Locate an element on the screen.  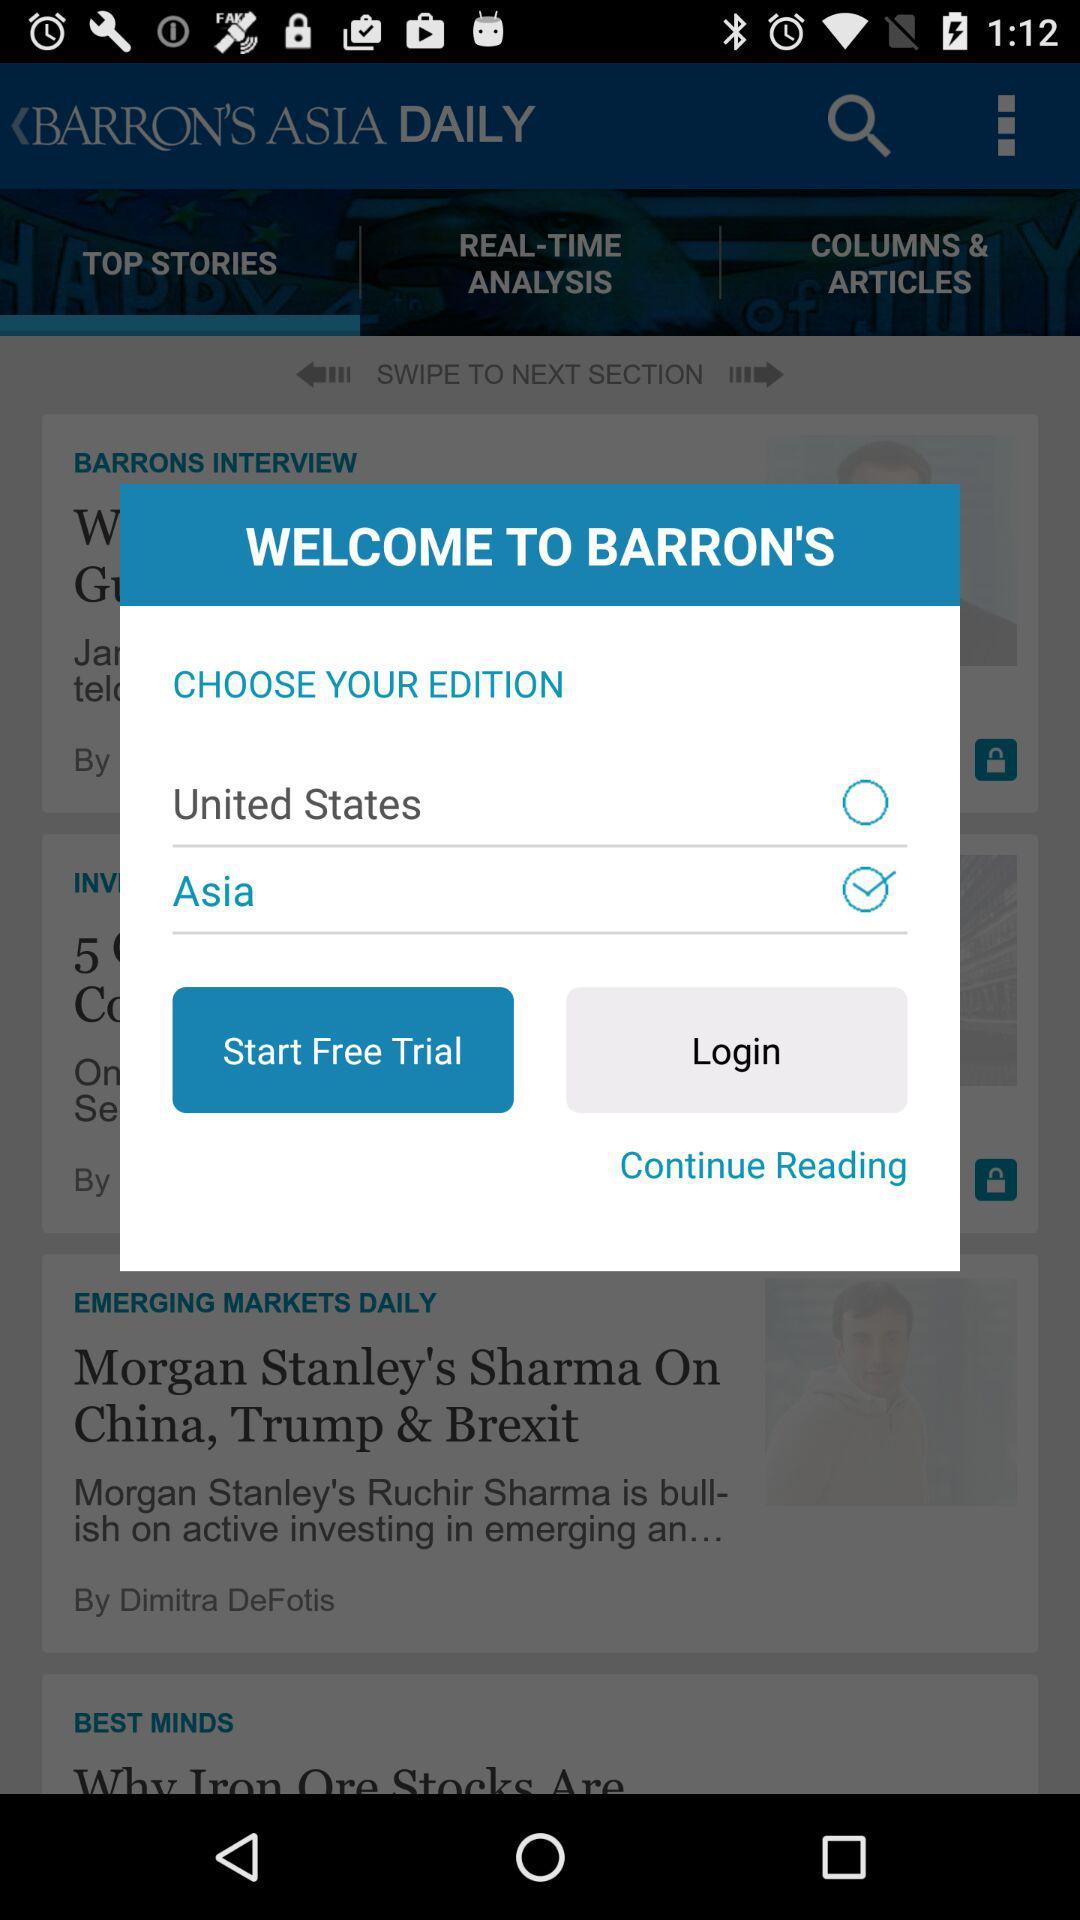
united states item is located at coordinates (540, 802).